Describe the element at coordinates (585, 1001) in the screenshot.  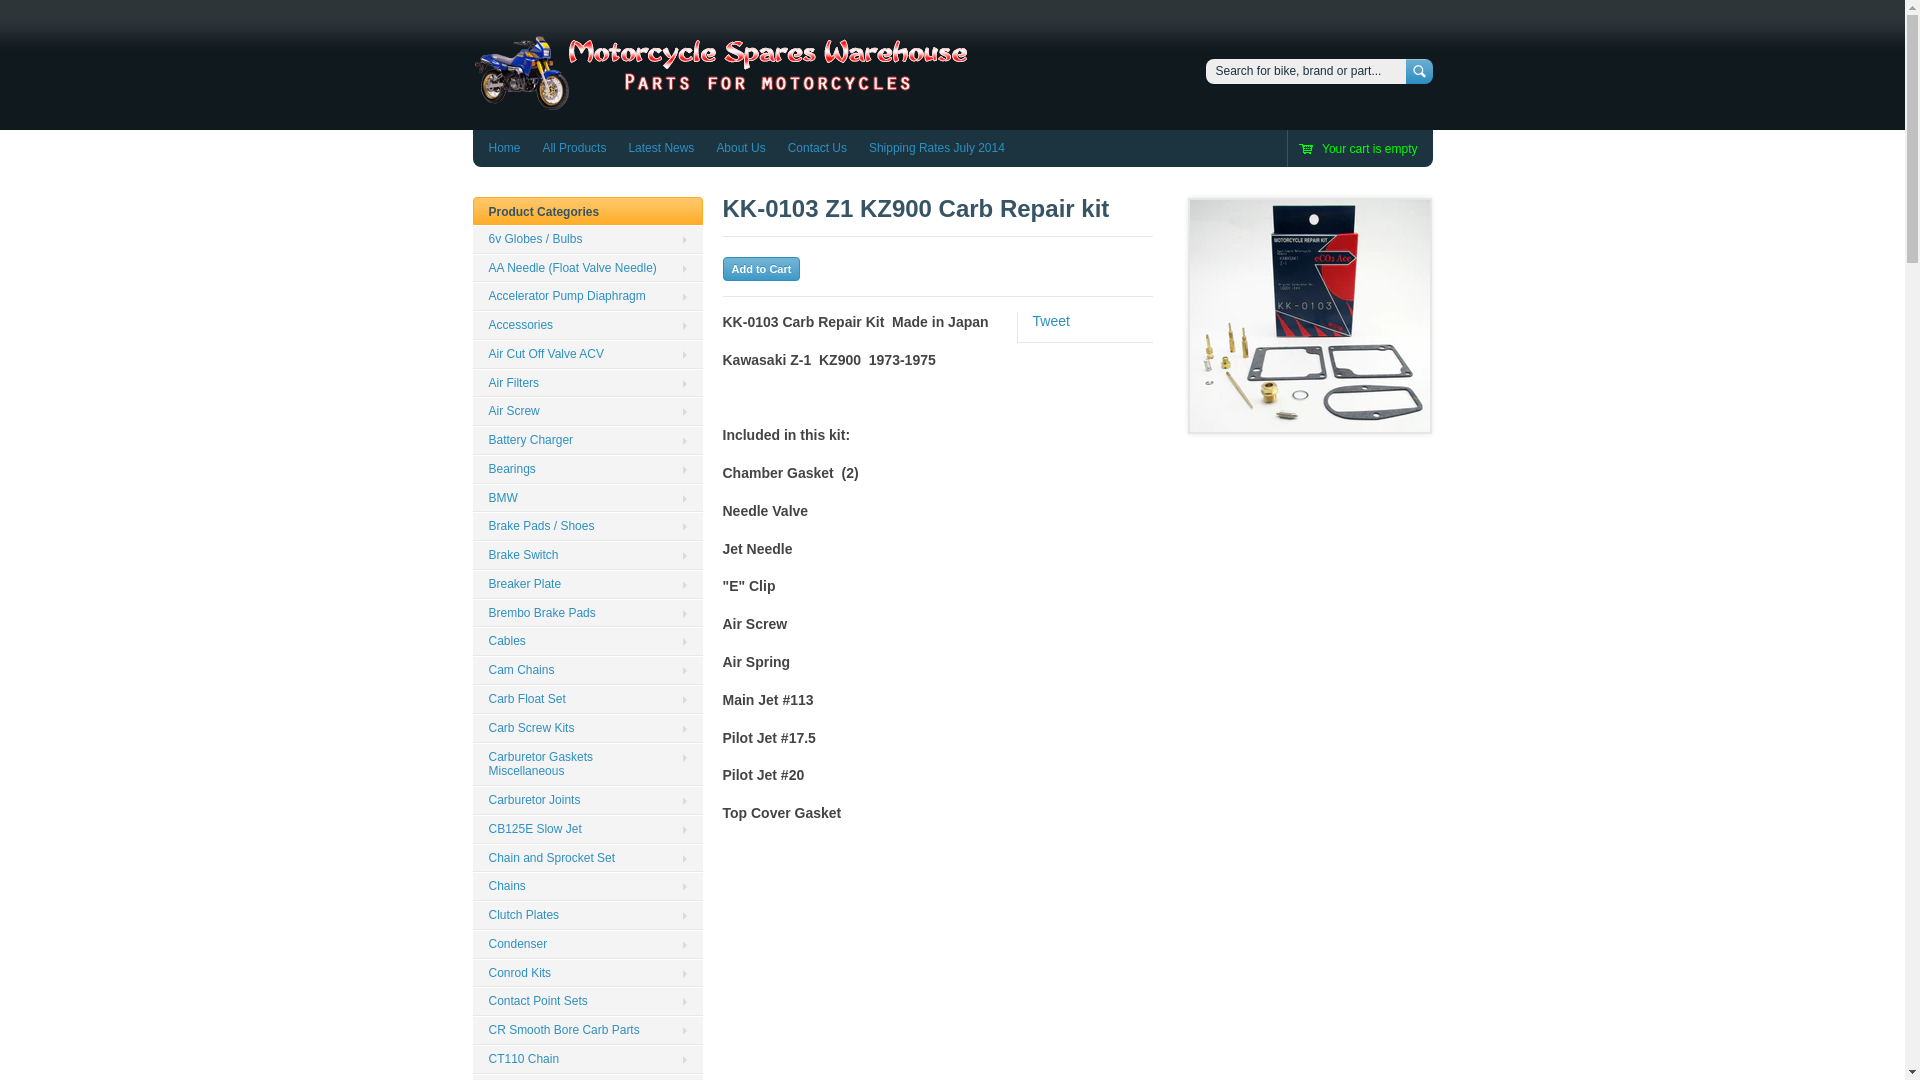
I see `'Contact Point Sets'` at that location.